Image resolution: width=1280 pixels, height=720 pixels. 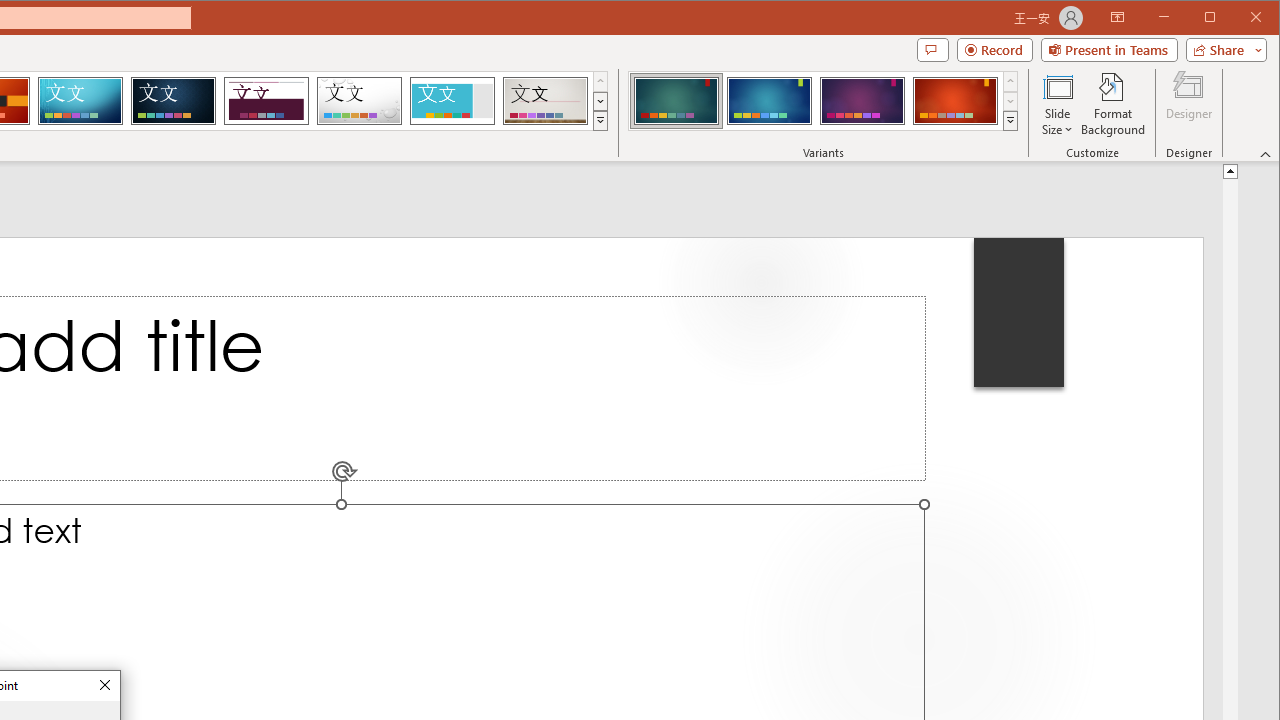 I want to click on 'Ion Variant 4', so click(x=954, y=100).